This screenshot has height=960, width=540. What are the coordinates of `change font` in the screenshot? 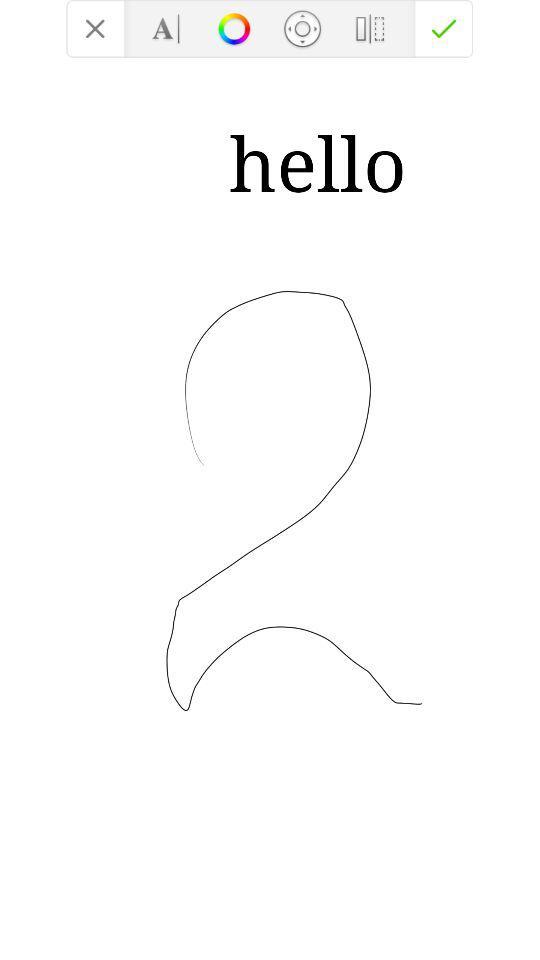 It's located at (165, 27).